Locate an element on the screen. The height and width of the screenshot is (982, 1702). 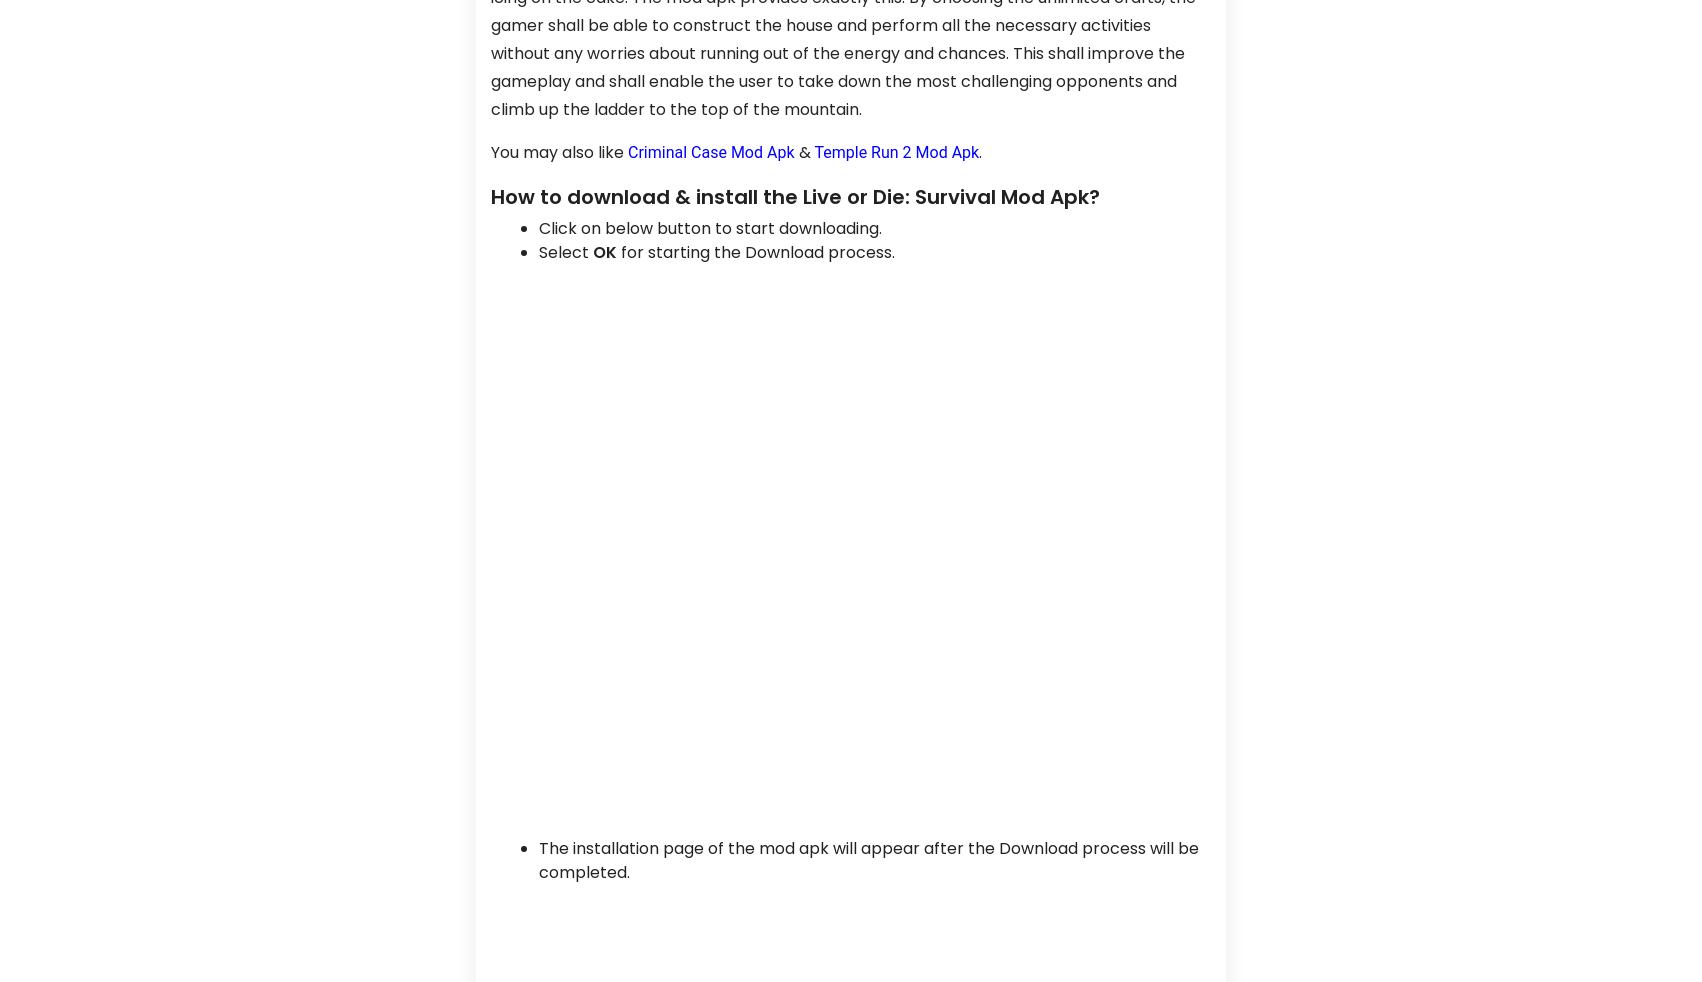
'&' is located at coordinates (803, 150).